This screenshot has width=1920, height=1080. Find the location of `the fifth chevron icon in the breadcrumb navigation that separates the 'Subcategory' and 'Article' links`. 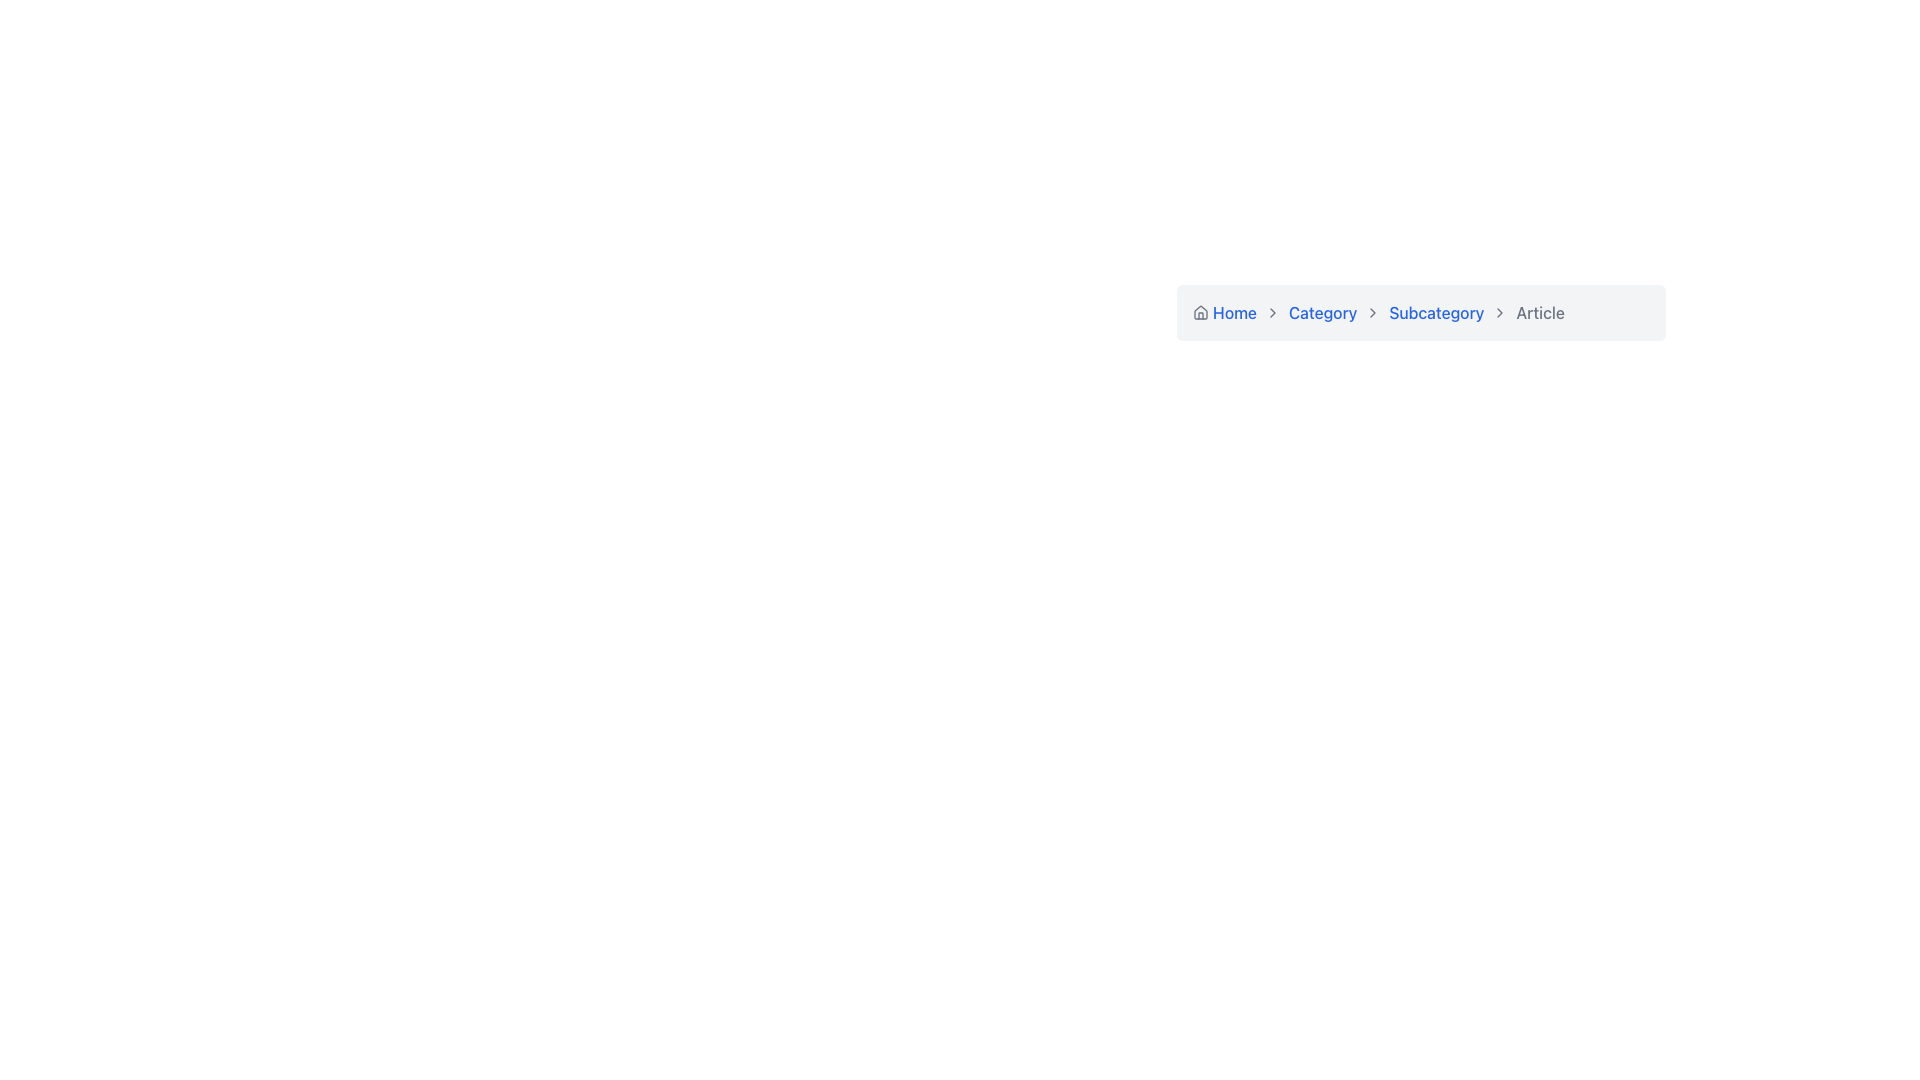

the fifth chevron icon in the breadcrumb navigation that separates the 'Subcategory' and 'Article' links is located at coordinates (1500, 312).